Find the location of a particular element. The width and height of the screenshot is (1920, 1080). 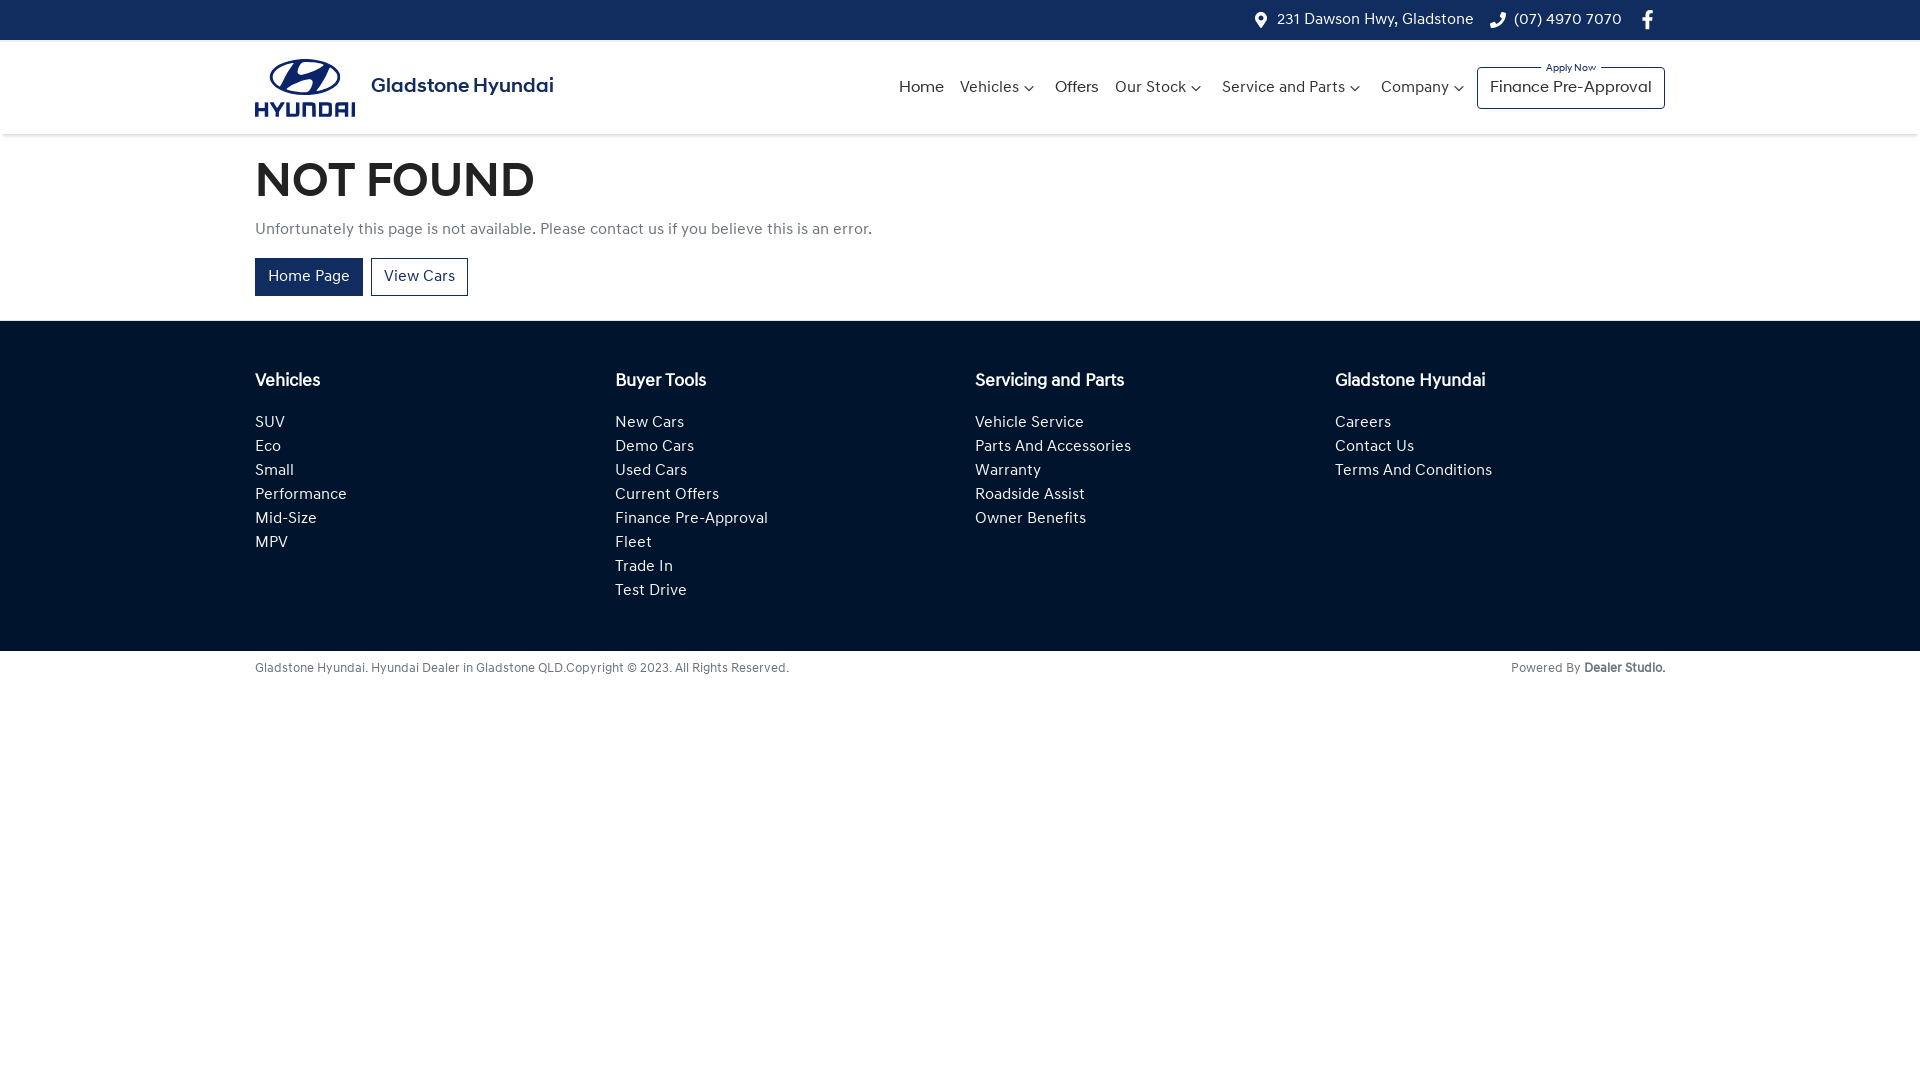

'Trade In' is located at coordinates (643, 567).